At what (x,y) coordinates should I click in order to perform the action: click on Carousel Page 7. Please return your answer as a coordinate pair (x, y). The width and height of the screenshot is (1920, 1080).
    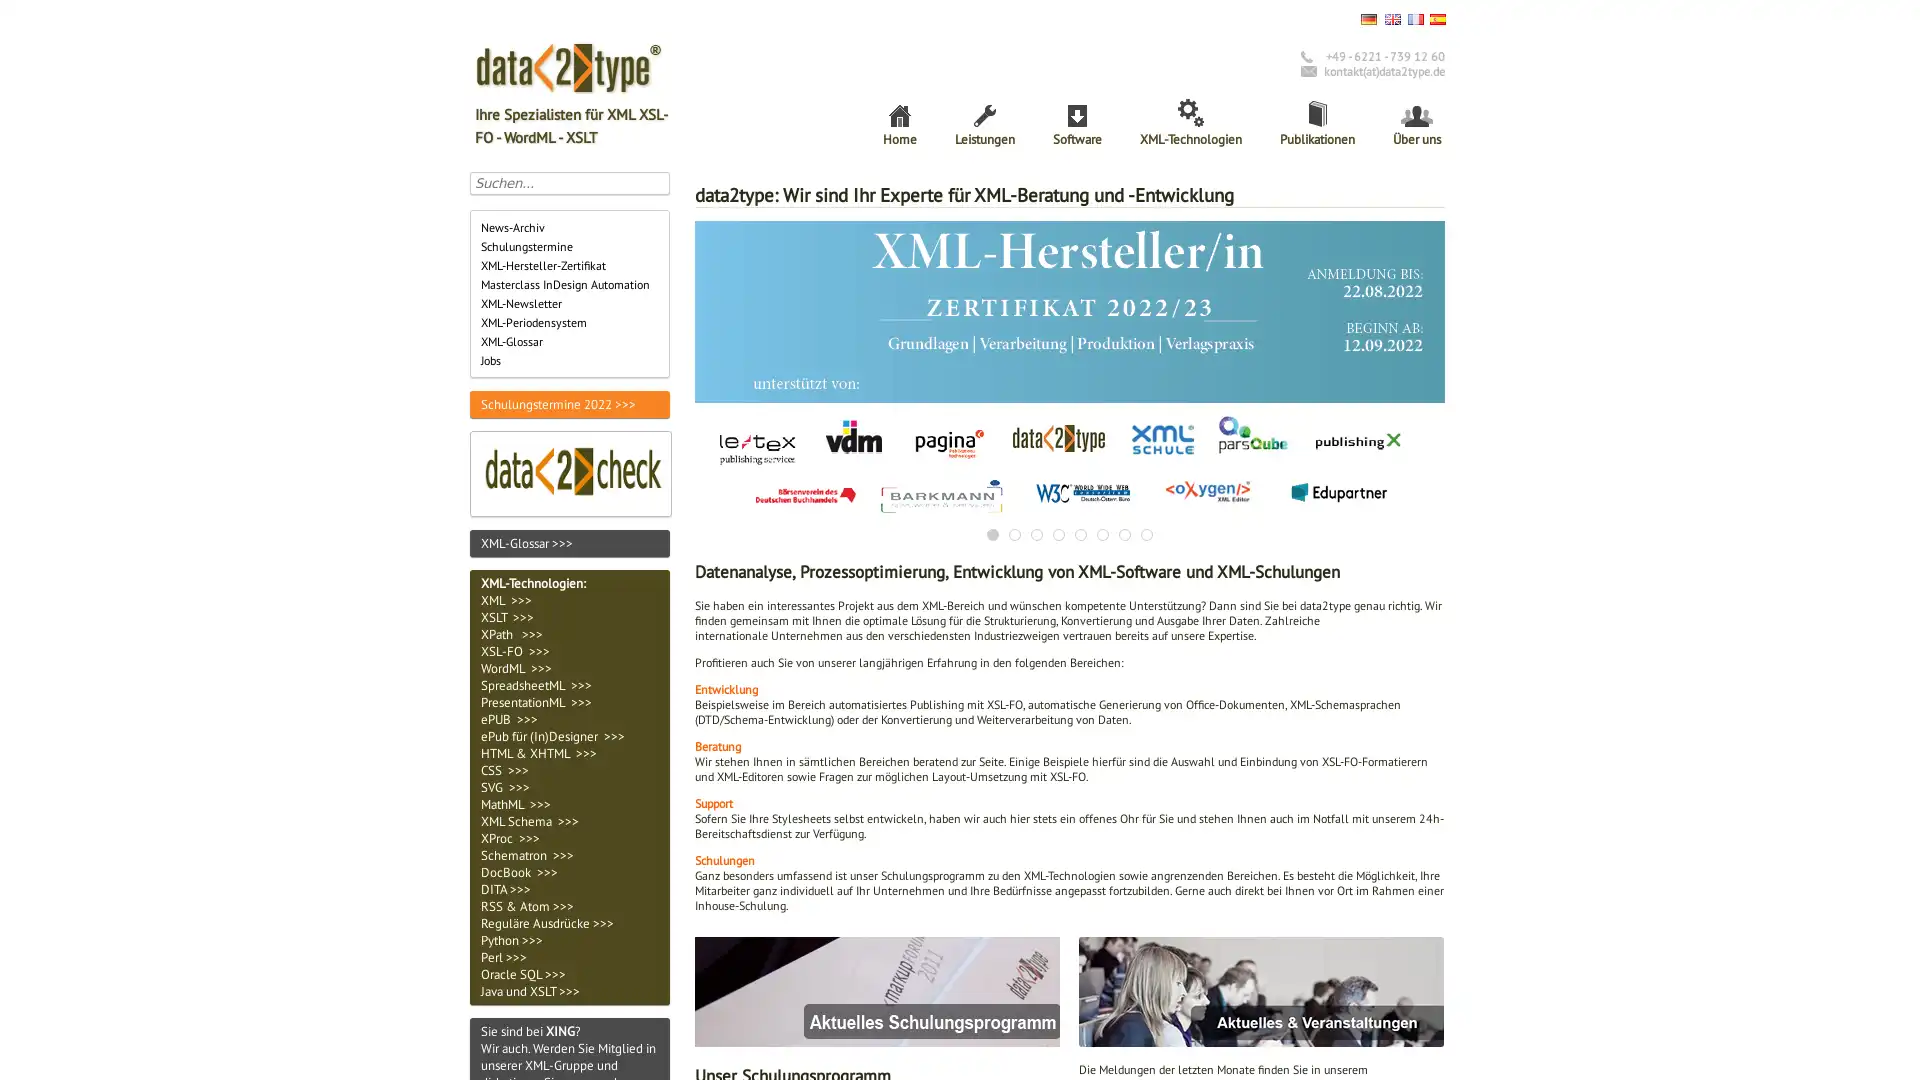
    Looking at the image, I should click on (1124, 532).